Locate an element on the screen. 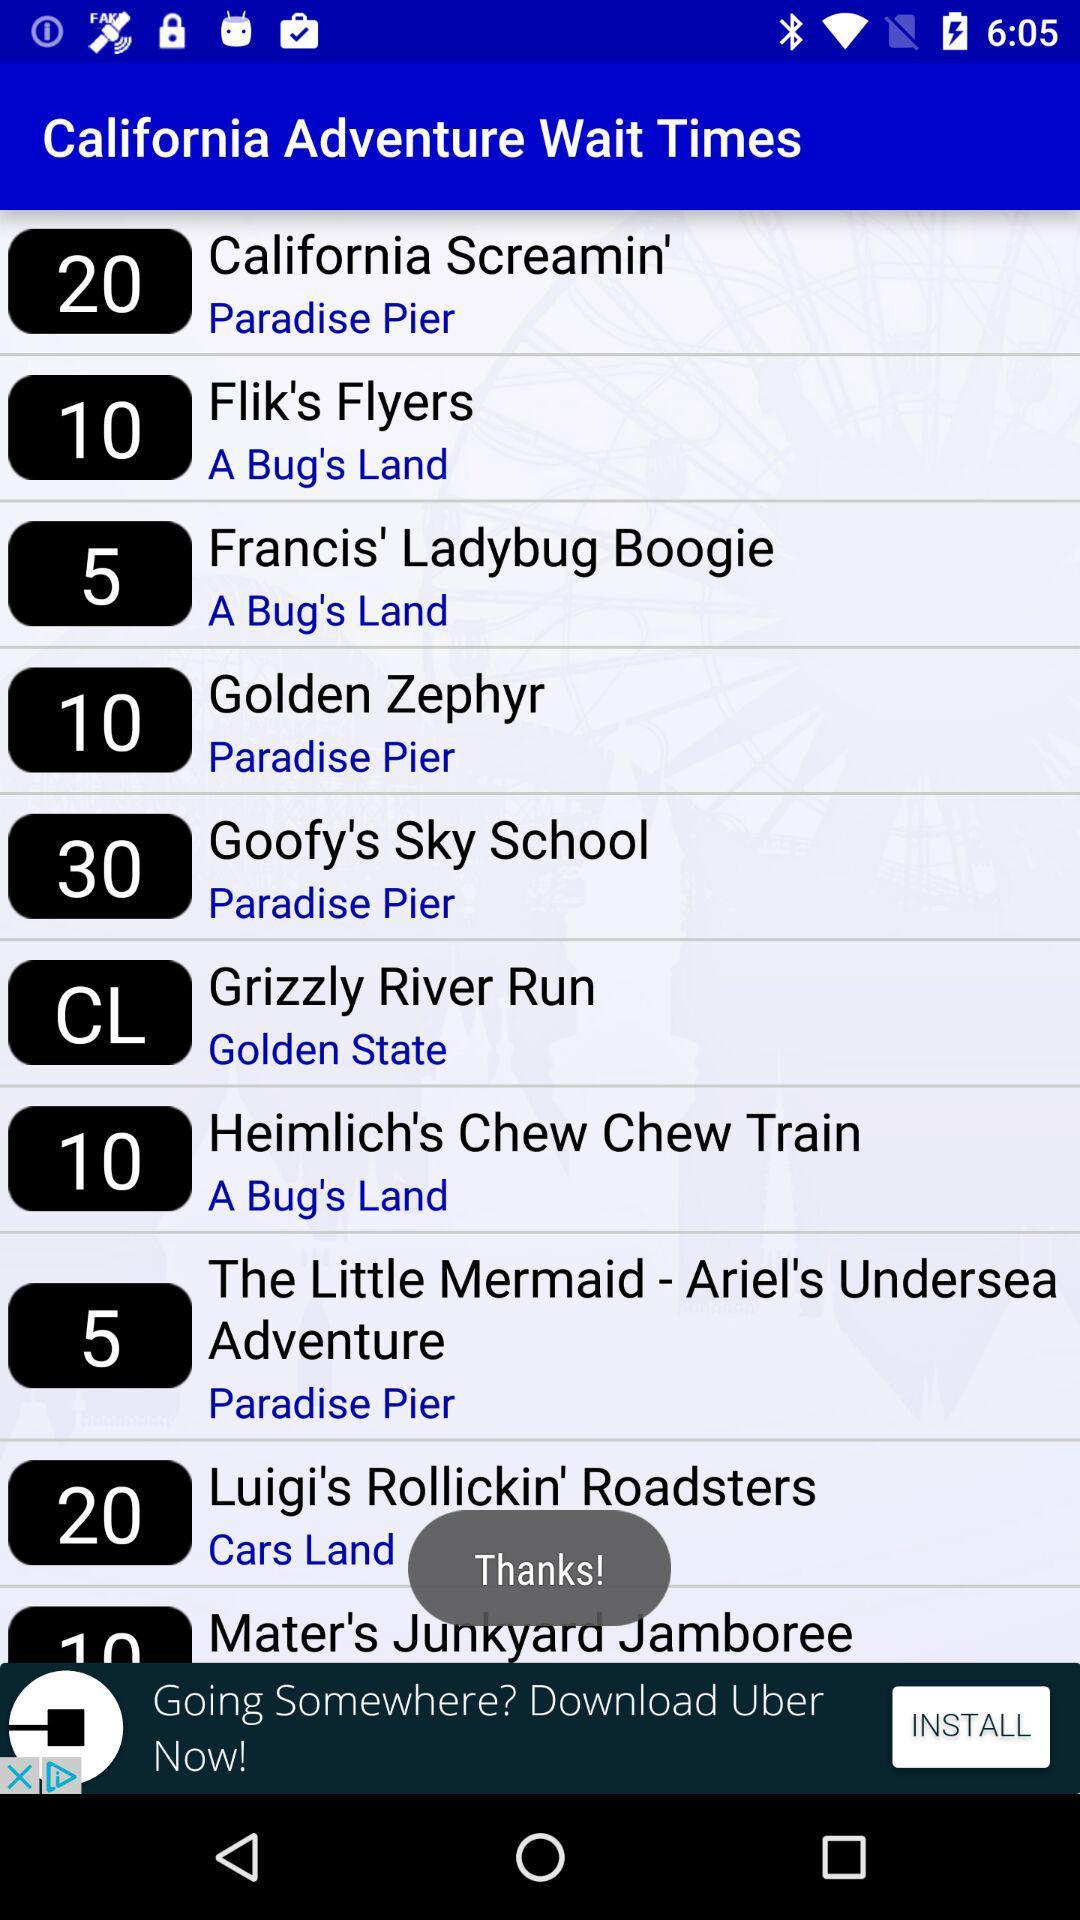 Image resolution: width=1080 pixels, height=1920 pixels. the cl icon is located at coordinates (100, 1012).